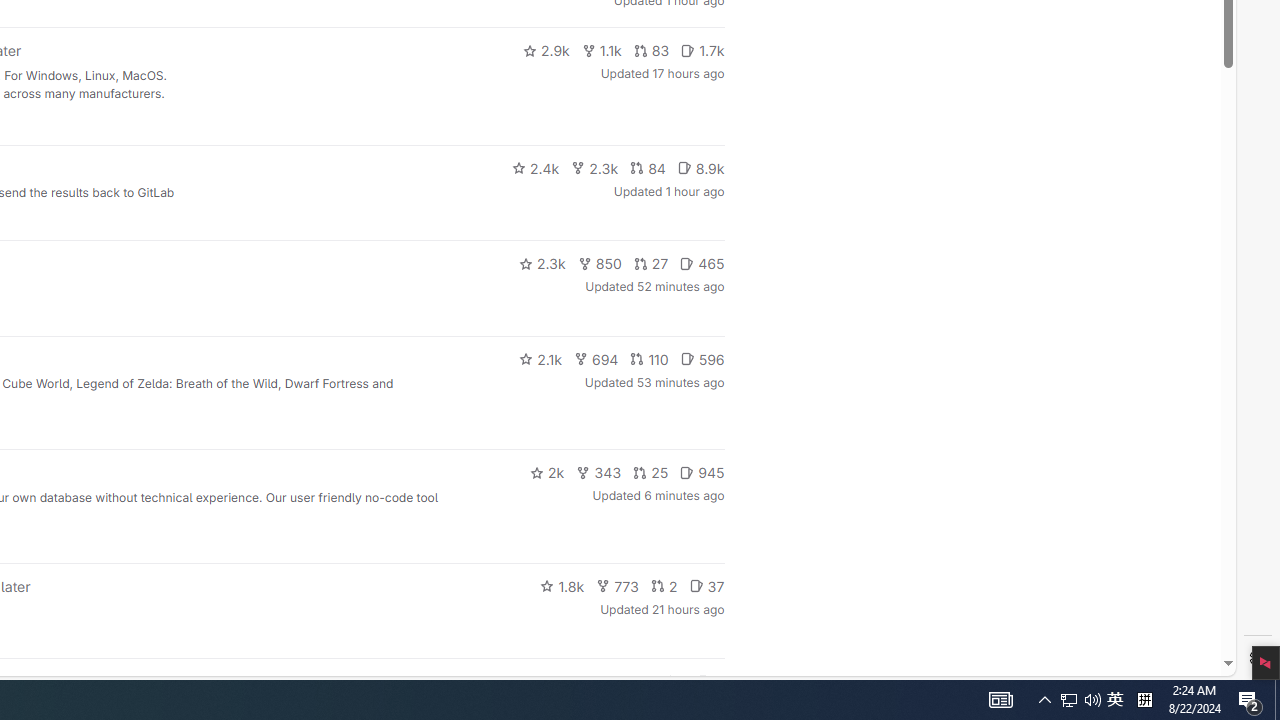 This screenshot has height=720, width=1280. I want to click on '1.1k', so click(600, 50).